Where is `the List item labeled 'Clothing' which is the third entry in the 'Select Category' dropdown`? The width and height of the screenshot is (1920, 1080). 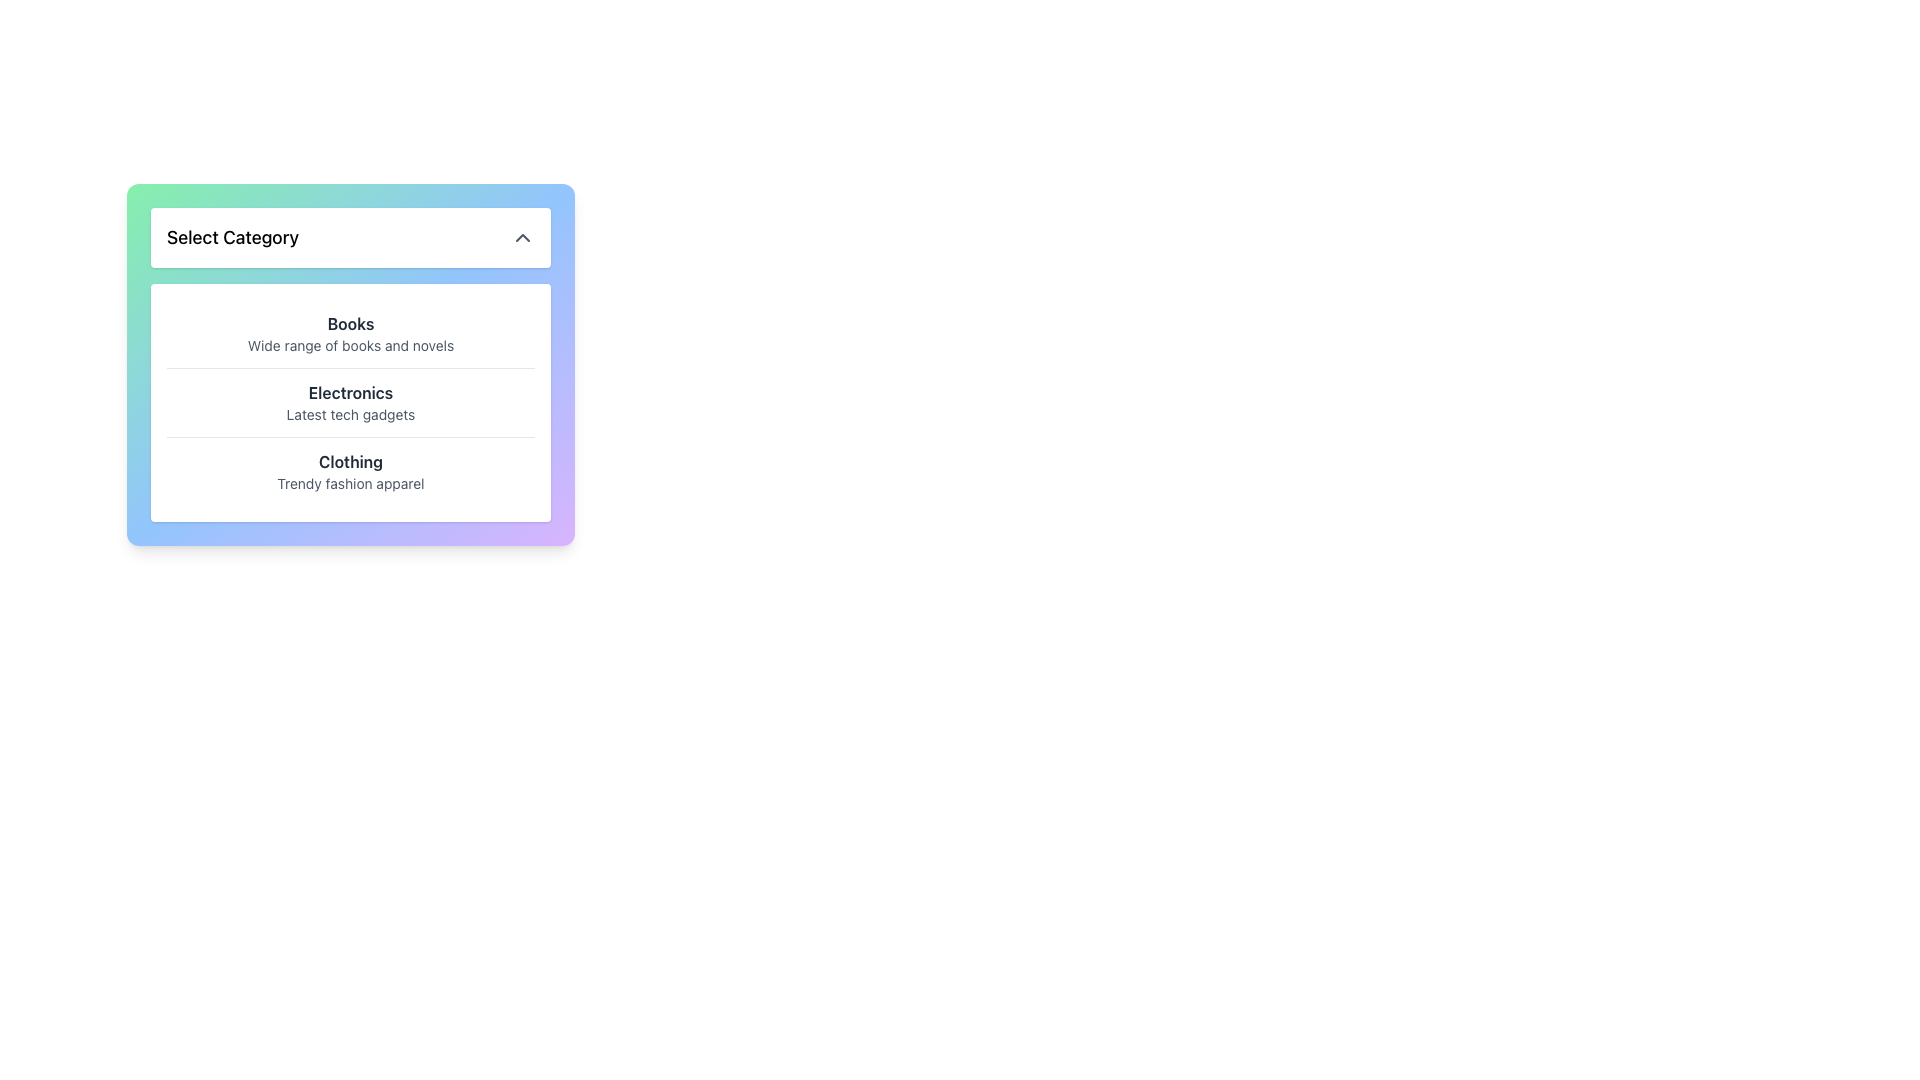
the List item labeled 'Clothing' which is the third entry in the 'Select Category' dropdown is located at coordinates (350, 471).